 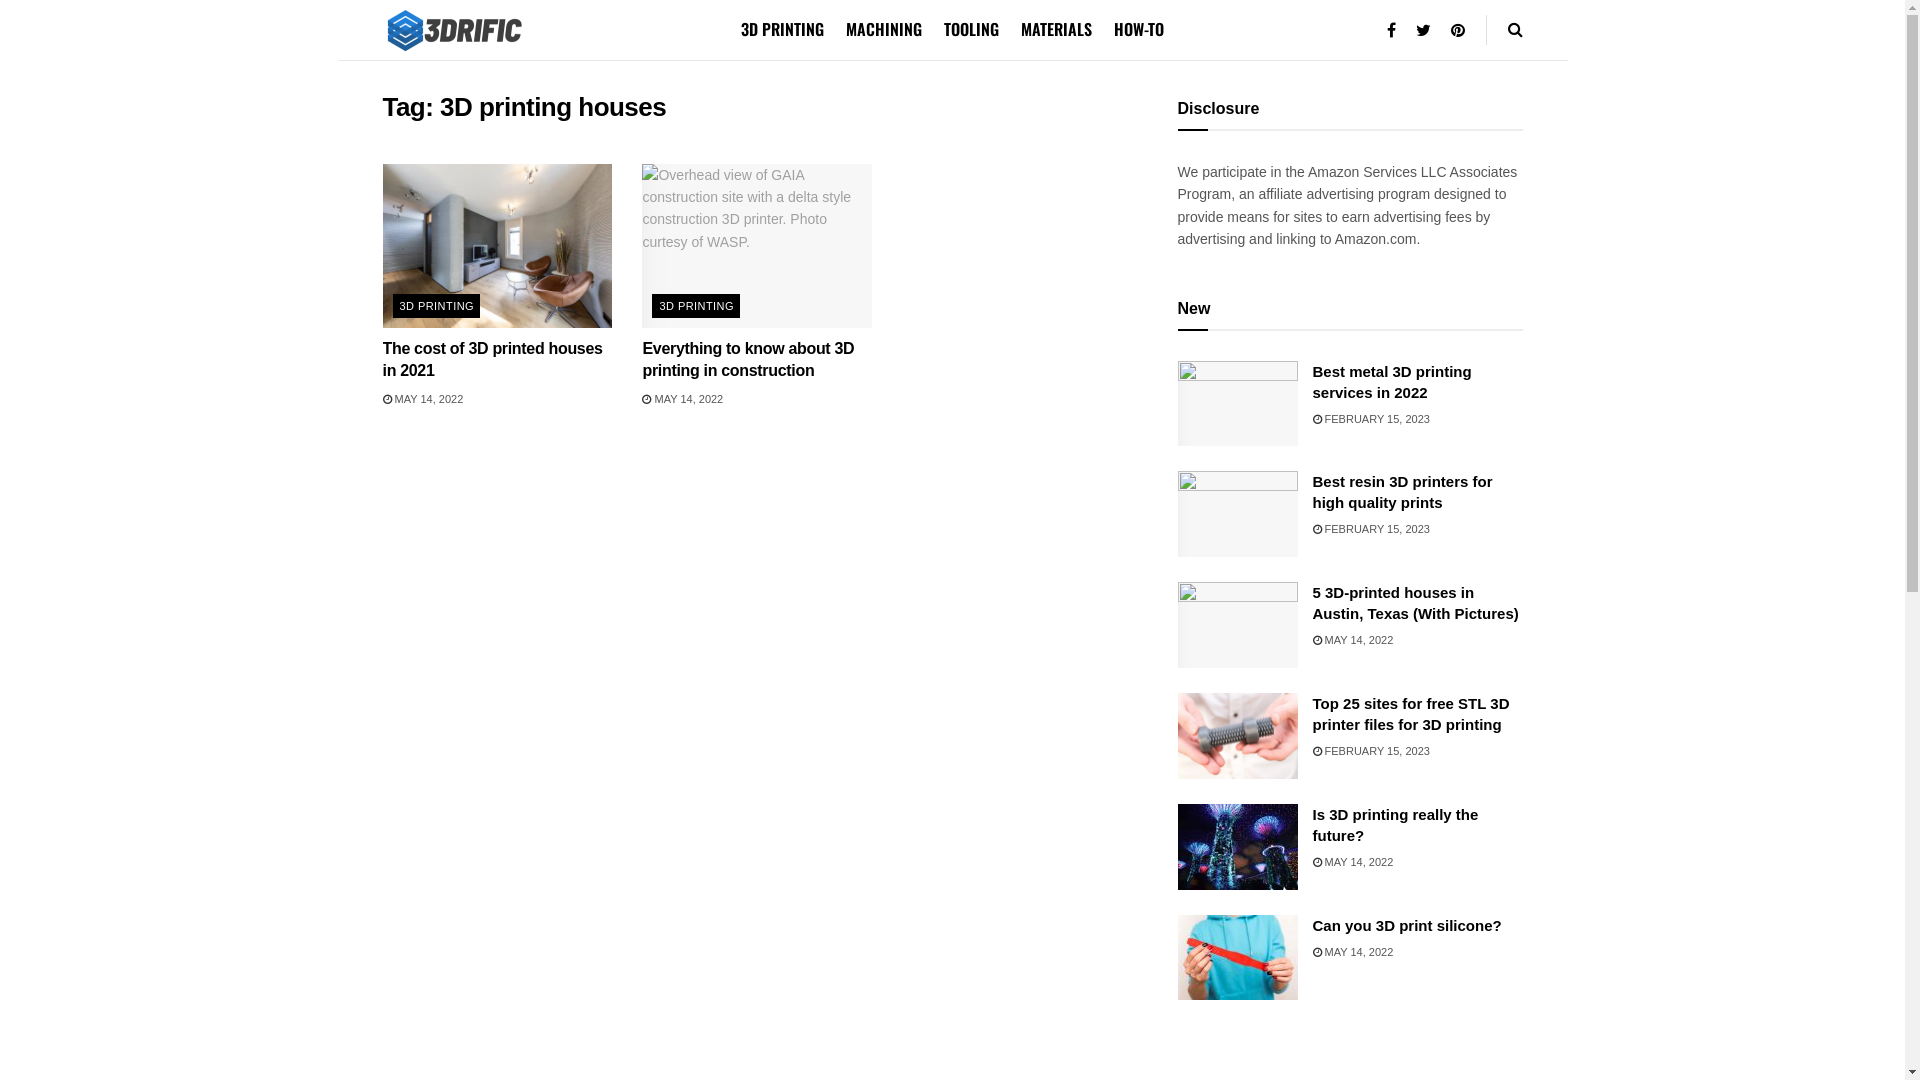 What do you see at coordinates (1369, 527) in the screenshot?
I see `'FEBRUARY 15, 2023'` at bounding box center [1369, 527].